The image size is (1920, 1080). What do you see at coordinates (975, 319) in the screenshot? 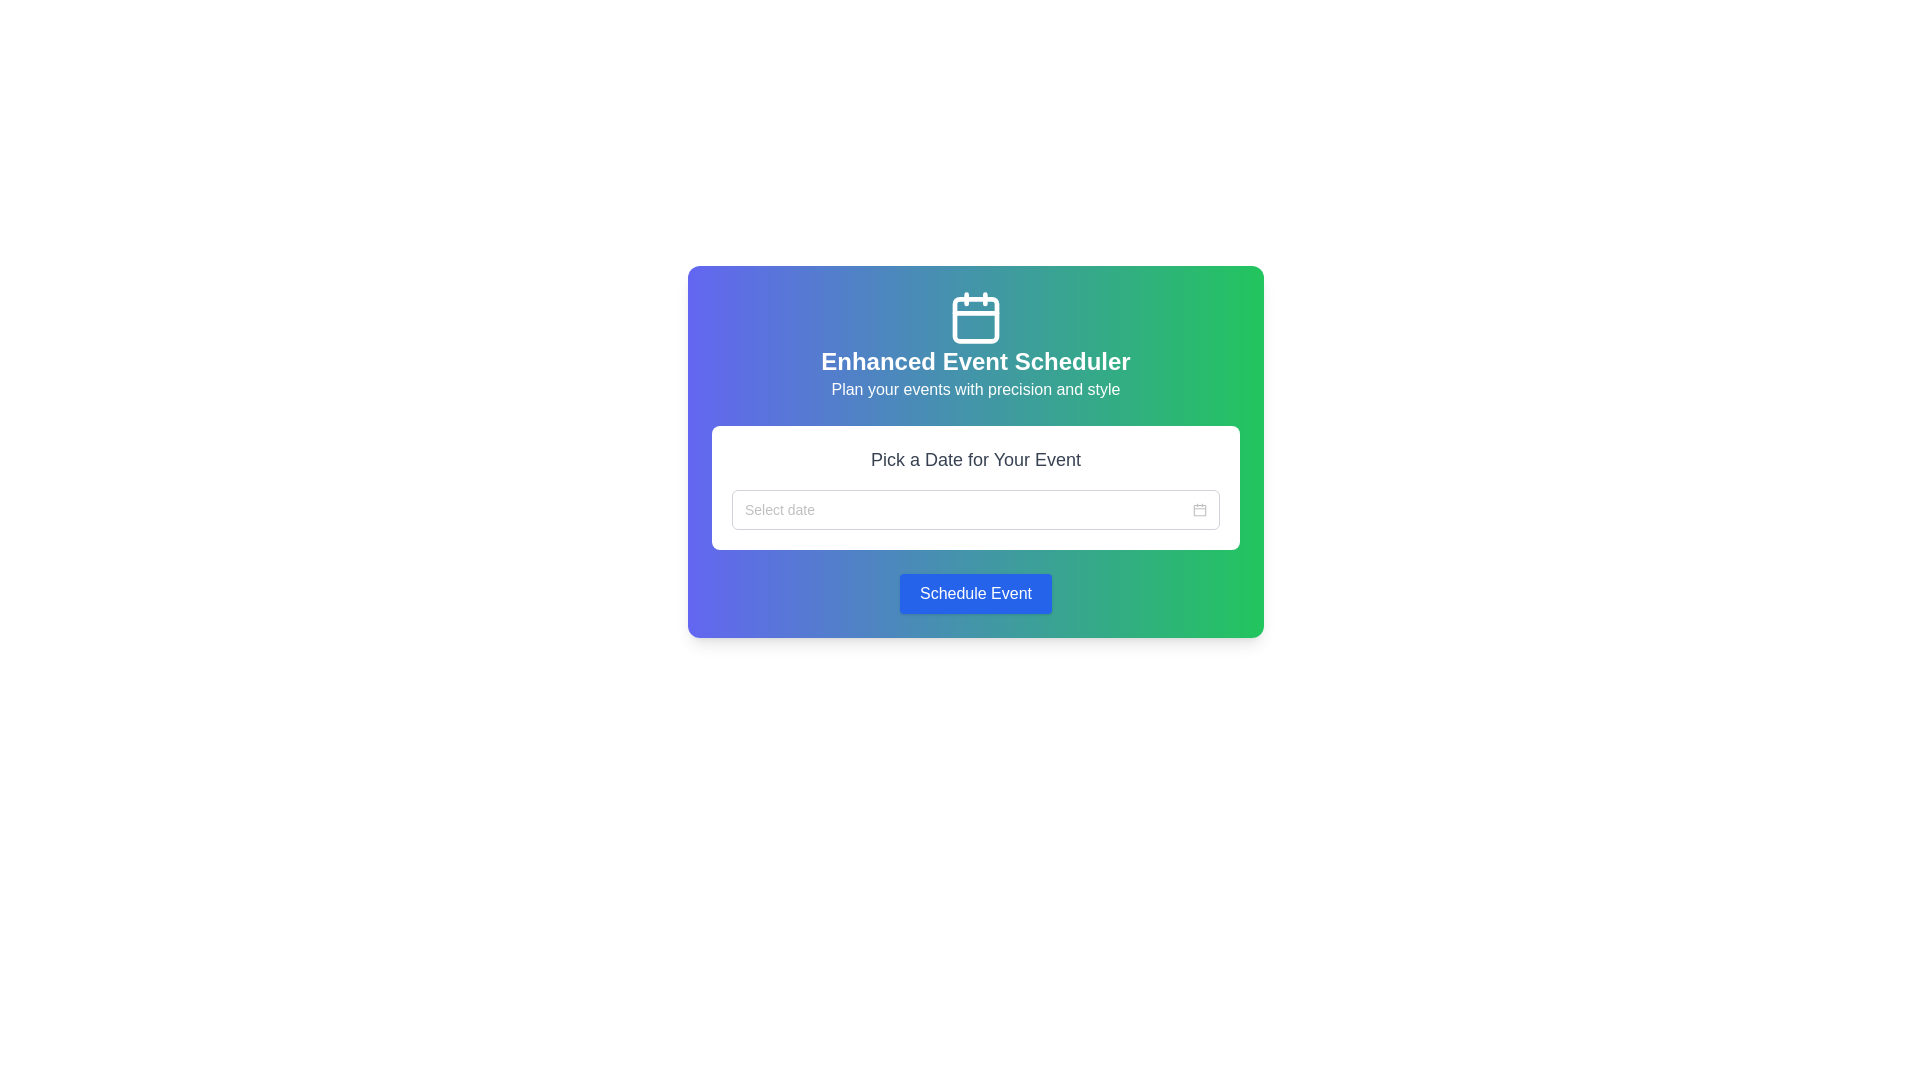
I see `the central bottom area of the calendar icon, which is part of a larger SVG element representing the calendar graphic` at bounding box center [975, 319].